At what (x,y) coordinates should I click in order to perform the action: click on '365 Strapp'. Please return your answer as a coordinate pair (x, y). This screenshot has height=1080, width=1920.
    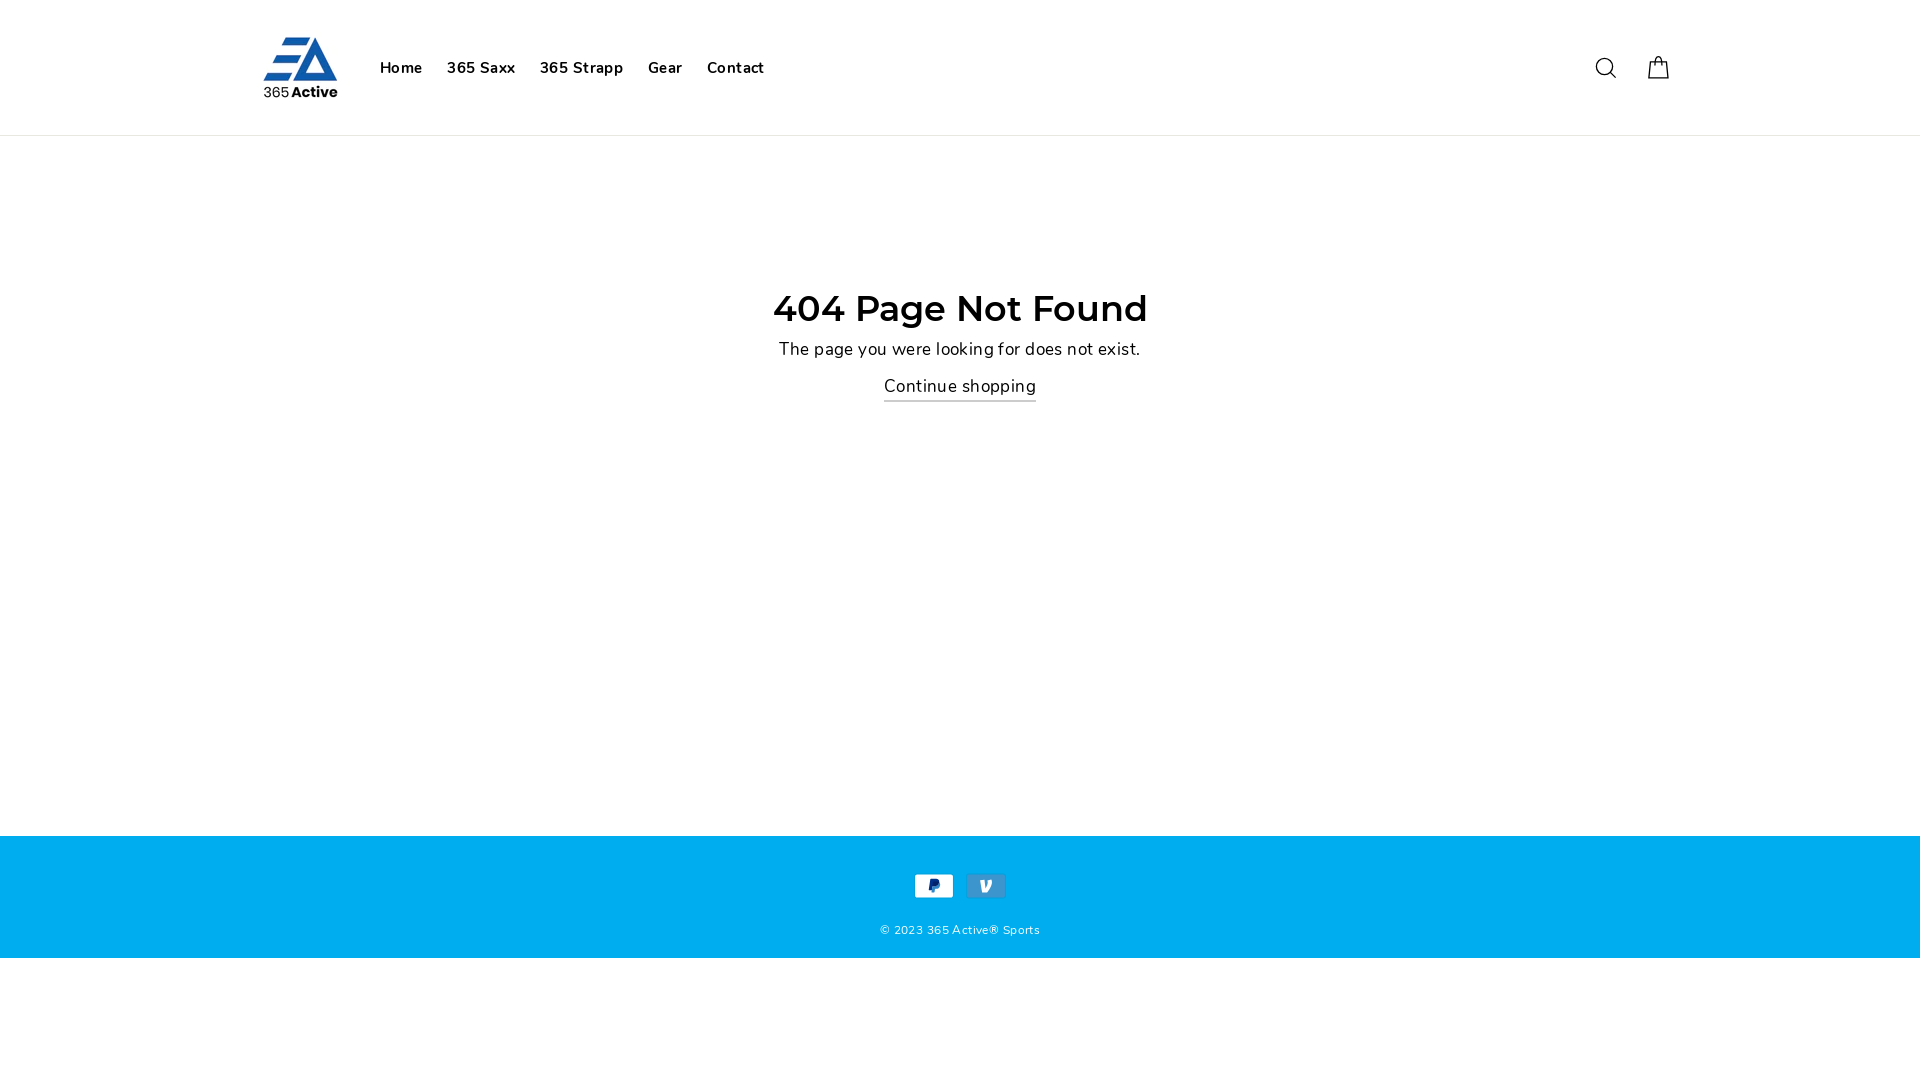
    Looking at the image, I should click on (580, 66).